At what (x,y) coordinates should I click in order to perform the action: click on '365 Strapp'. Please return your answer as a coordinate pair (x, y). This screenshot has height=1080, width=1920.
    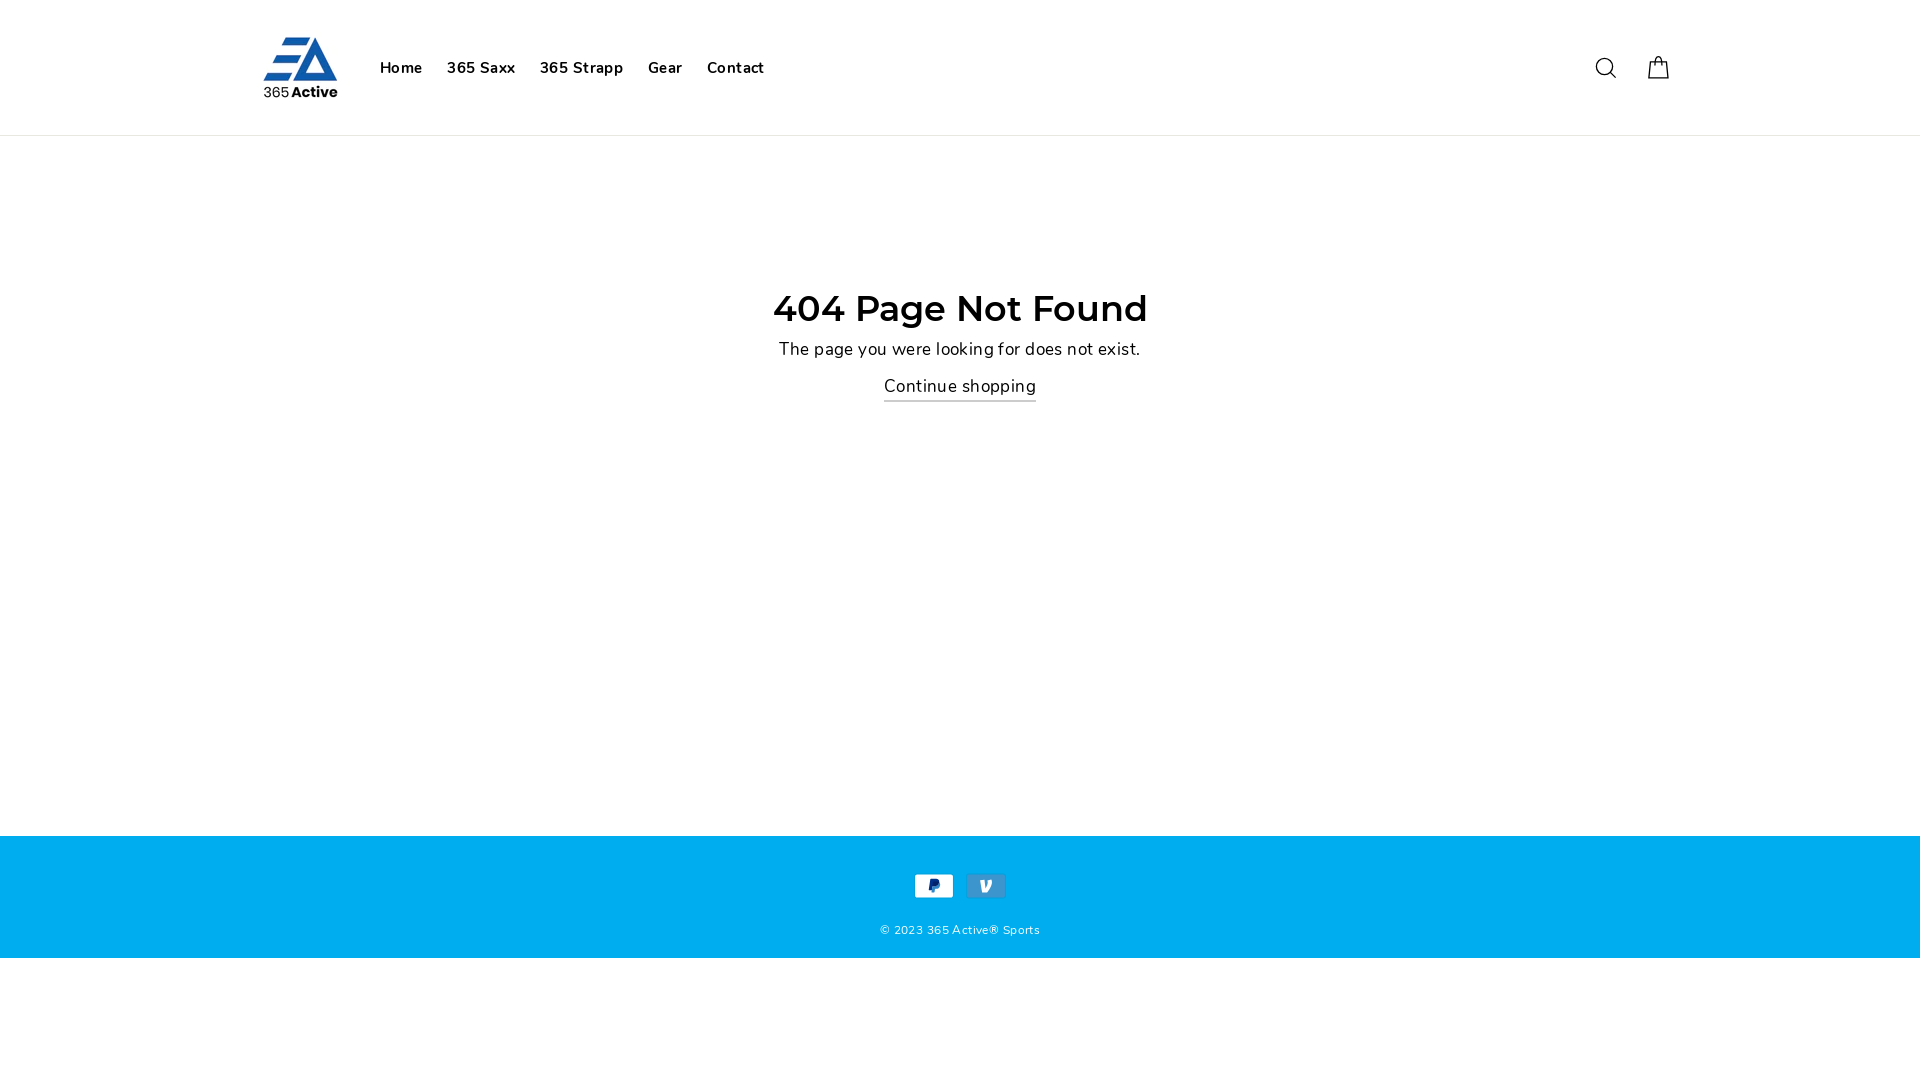
    Looking at the image, I should click on (580, 66).